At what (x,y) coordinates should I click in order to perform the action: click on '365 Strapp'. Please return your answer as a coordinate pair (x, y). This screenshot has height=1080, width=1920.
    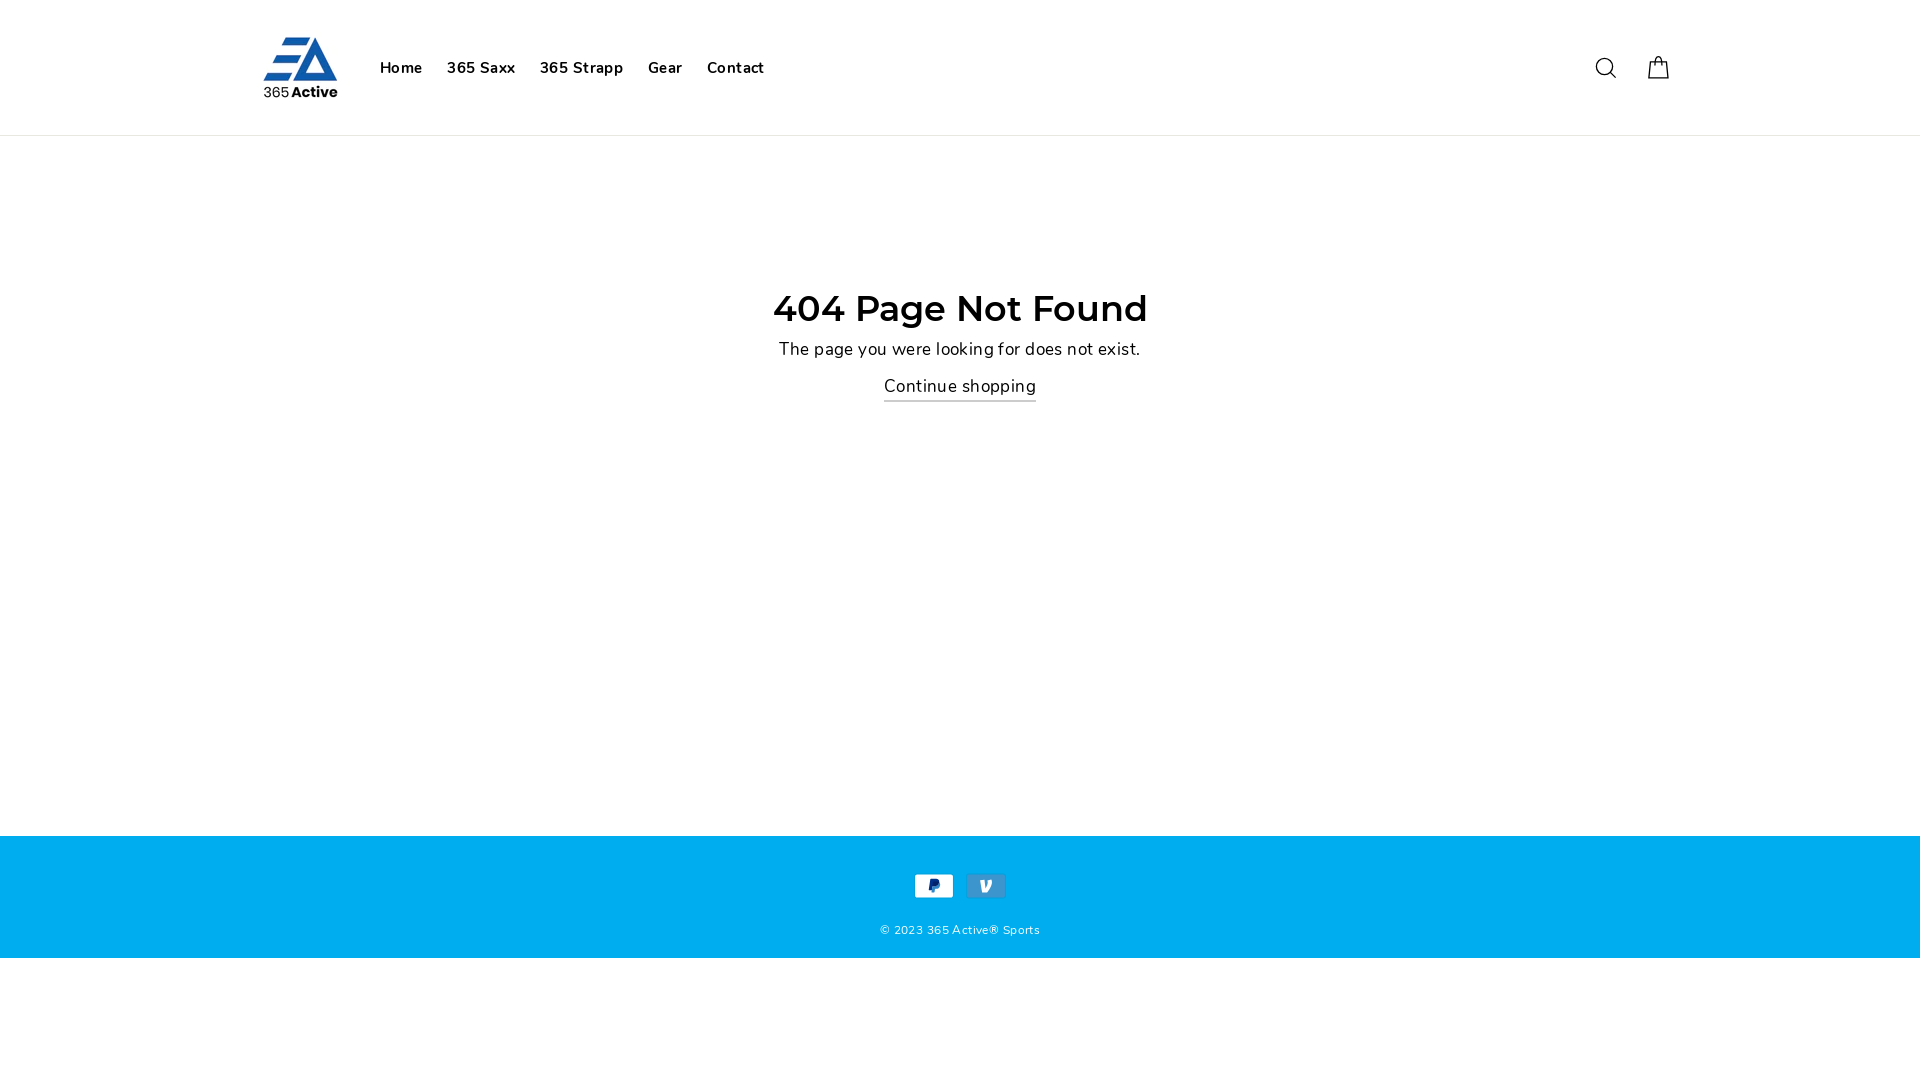
    Looking at the image, I should click on (580, 66).